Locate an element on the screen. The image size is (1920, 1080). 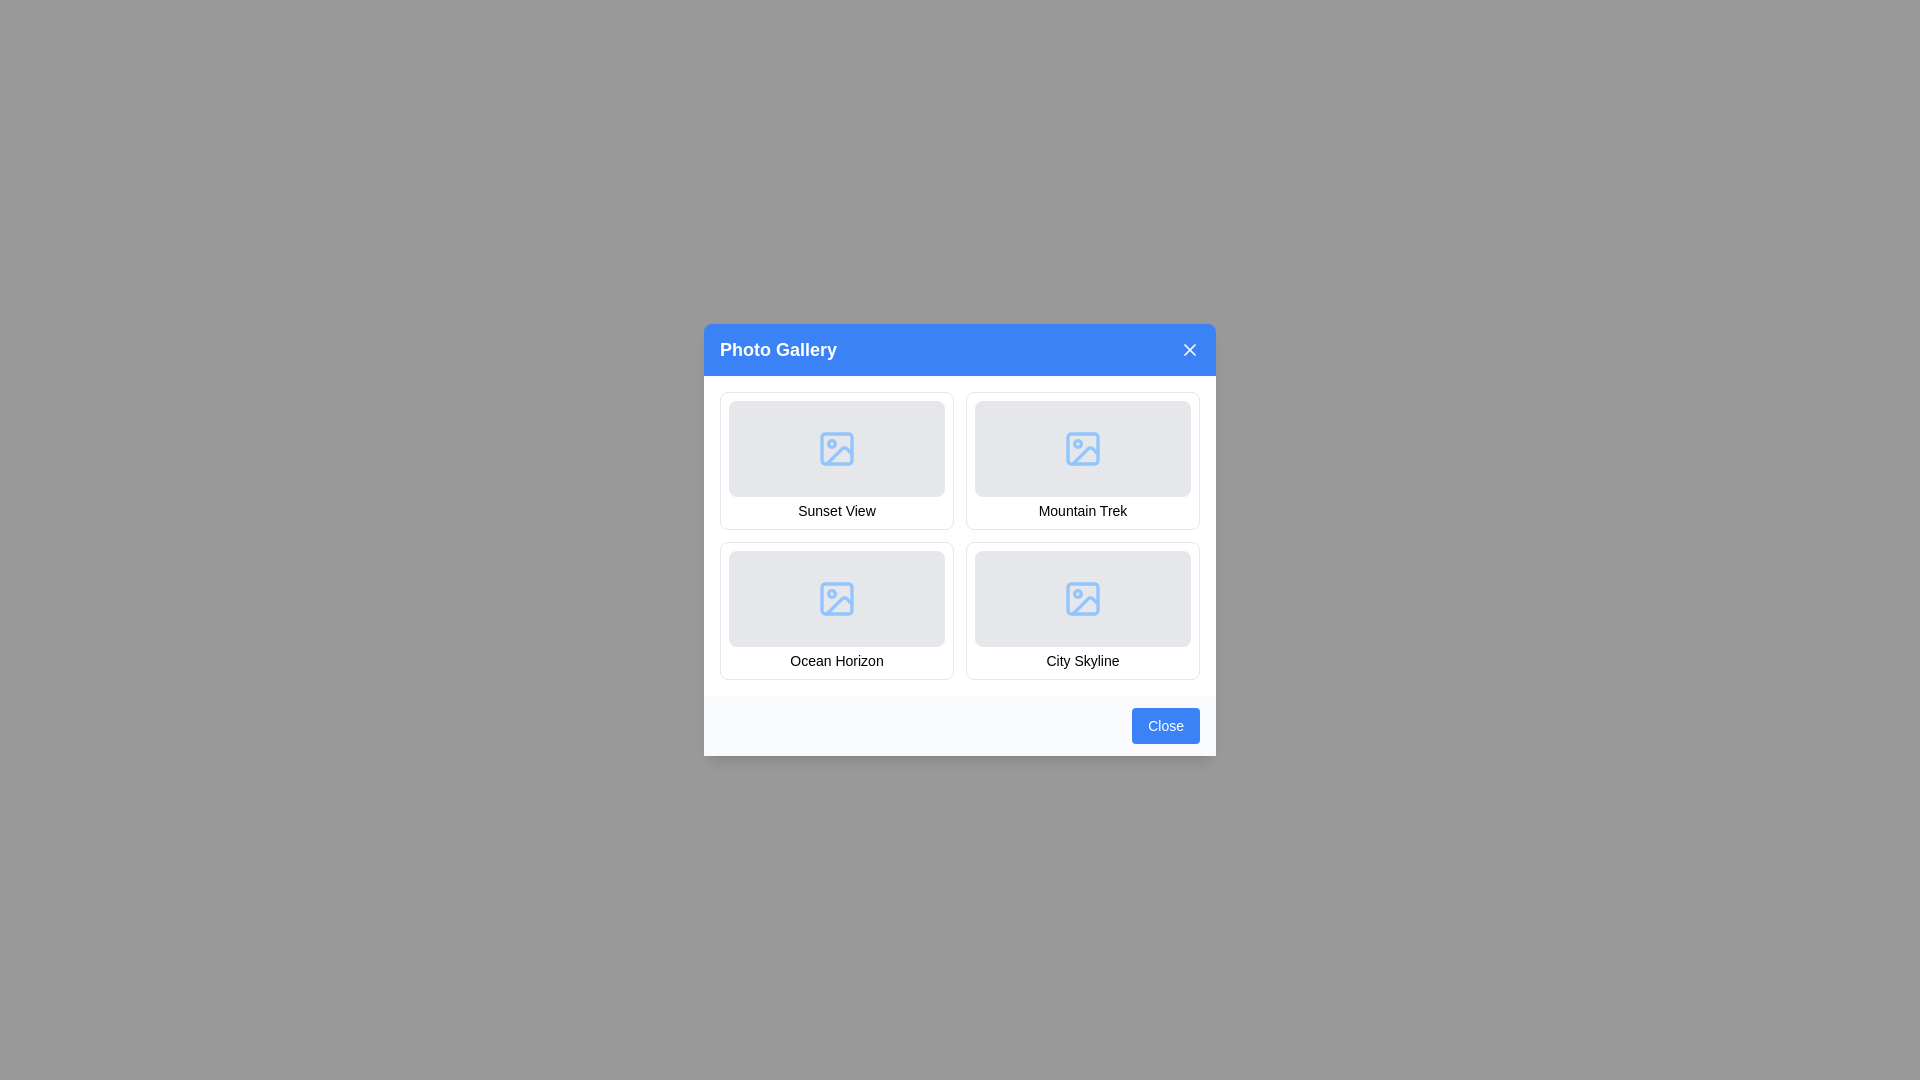
the static text label displaying 'Ocean Horizon', which is located in the bottom-left of a grid layout of photo previews is located at coordinates (836, 660).